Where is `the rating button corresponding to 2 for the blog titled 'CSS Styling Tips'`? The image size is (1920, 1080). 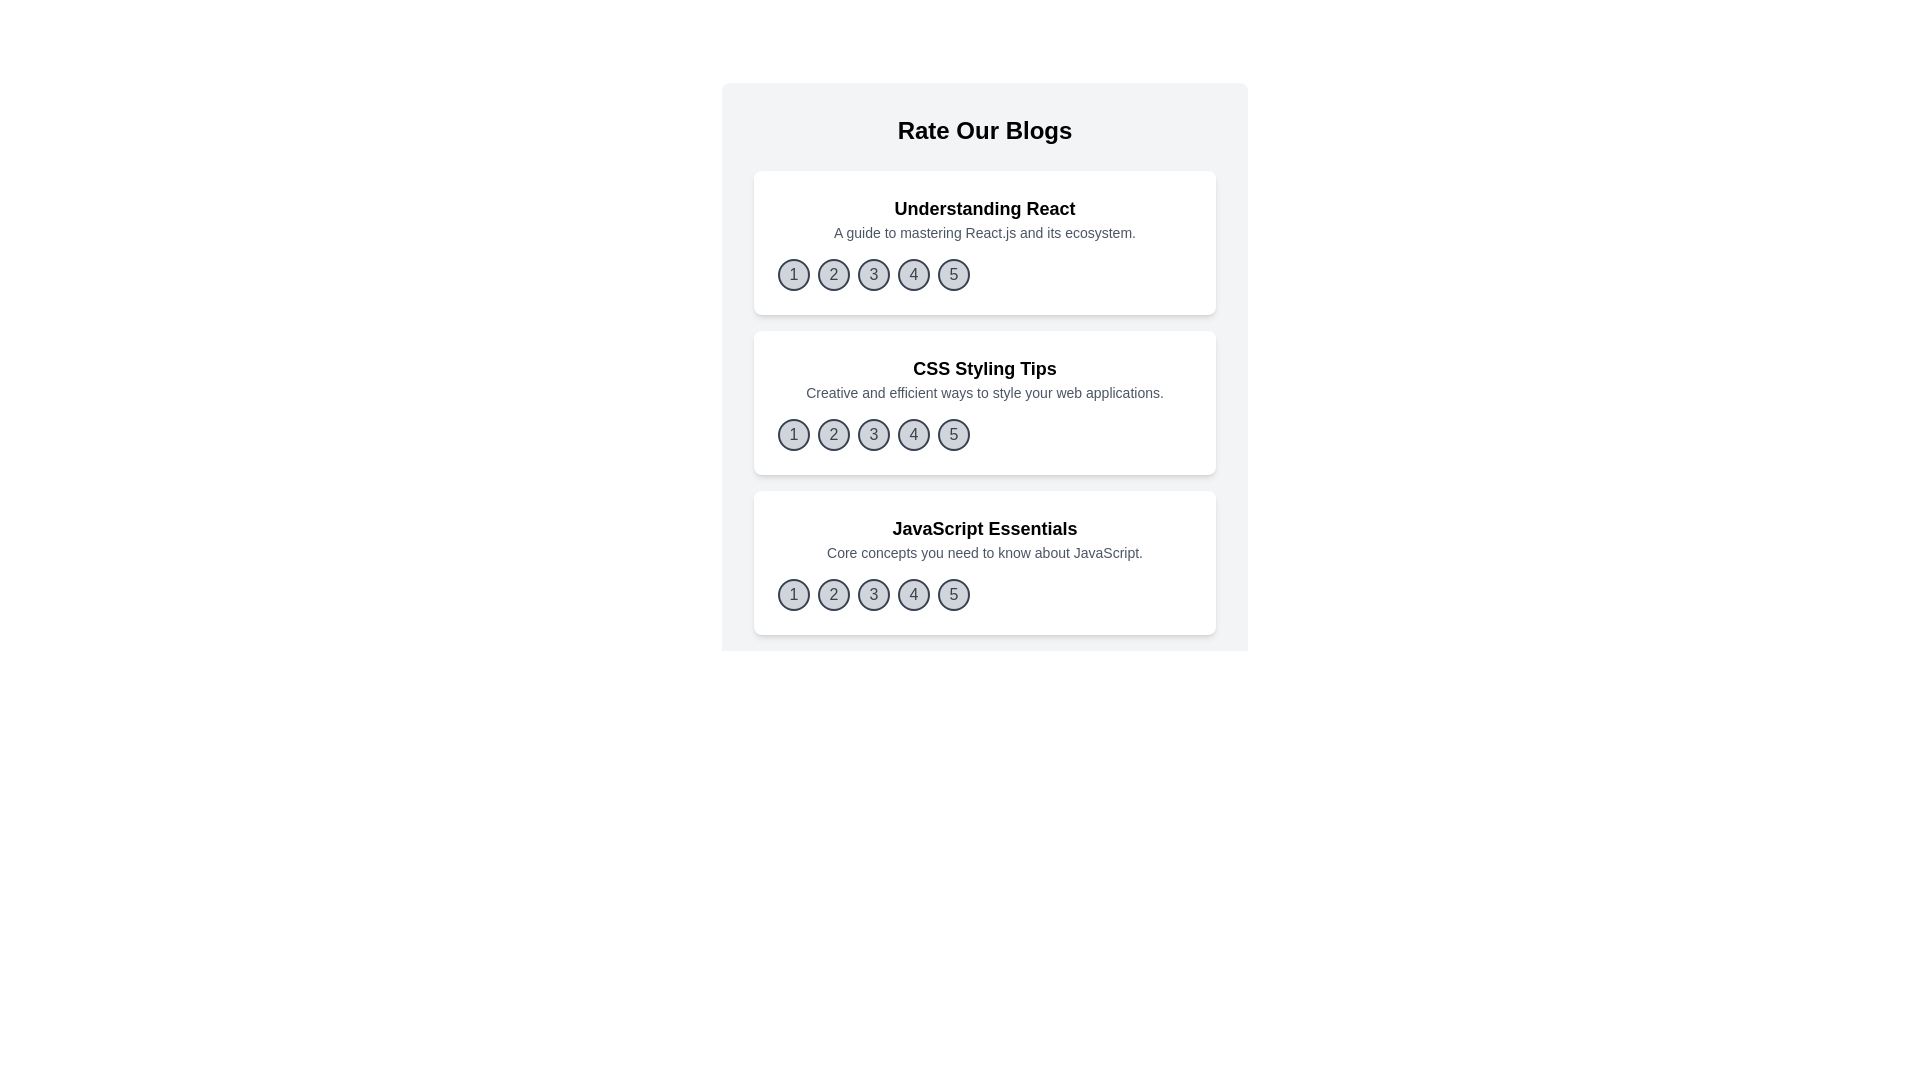
the rating button corresponding to 2 for the blog titled 'CSS Styling Tips' is located at coordinates (834, 434).